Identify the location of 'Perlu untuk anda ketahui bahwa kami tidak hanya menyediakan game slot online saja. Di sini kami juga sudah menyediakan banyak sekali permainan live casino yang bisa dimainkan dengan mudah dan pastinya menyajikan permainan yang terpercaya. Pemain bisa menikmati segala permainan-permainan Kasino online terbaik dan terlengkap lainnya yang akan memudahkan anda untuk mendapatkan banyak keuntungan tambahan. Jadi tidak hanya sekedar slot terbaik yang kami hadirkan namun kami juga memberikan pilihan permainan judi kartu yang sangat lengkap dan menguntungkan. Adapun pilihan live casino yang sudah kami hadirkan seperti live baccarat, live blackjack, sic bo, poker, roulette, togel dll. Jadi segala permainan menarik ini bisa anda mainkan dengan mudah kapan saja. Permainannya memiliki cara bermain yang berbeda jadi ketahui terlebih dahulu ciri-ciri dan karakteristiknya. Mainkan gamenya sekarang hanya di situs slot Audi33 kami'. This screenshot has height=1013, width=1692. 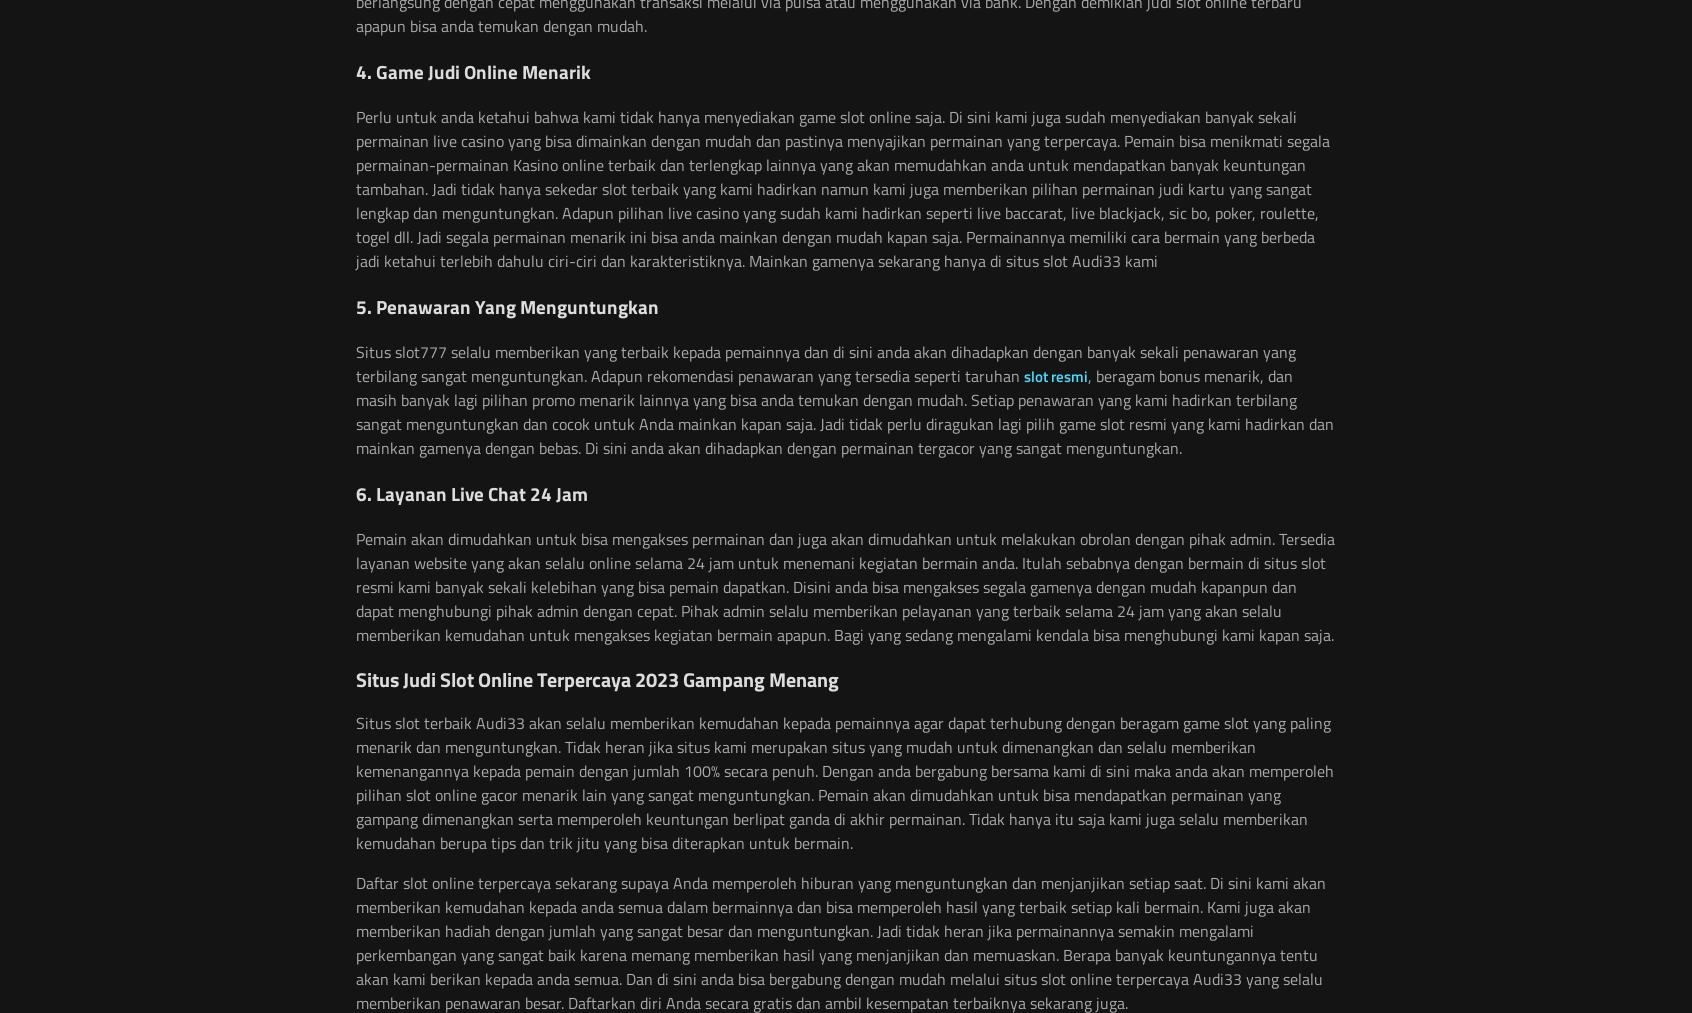
(842, 189).